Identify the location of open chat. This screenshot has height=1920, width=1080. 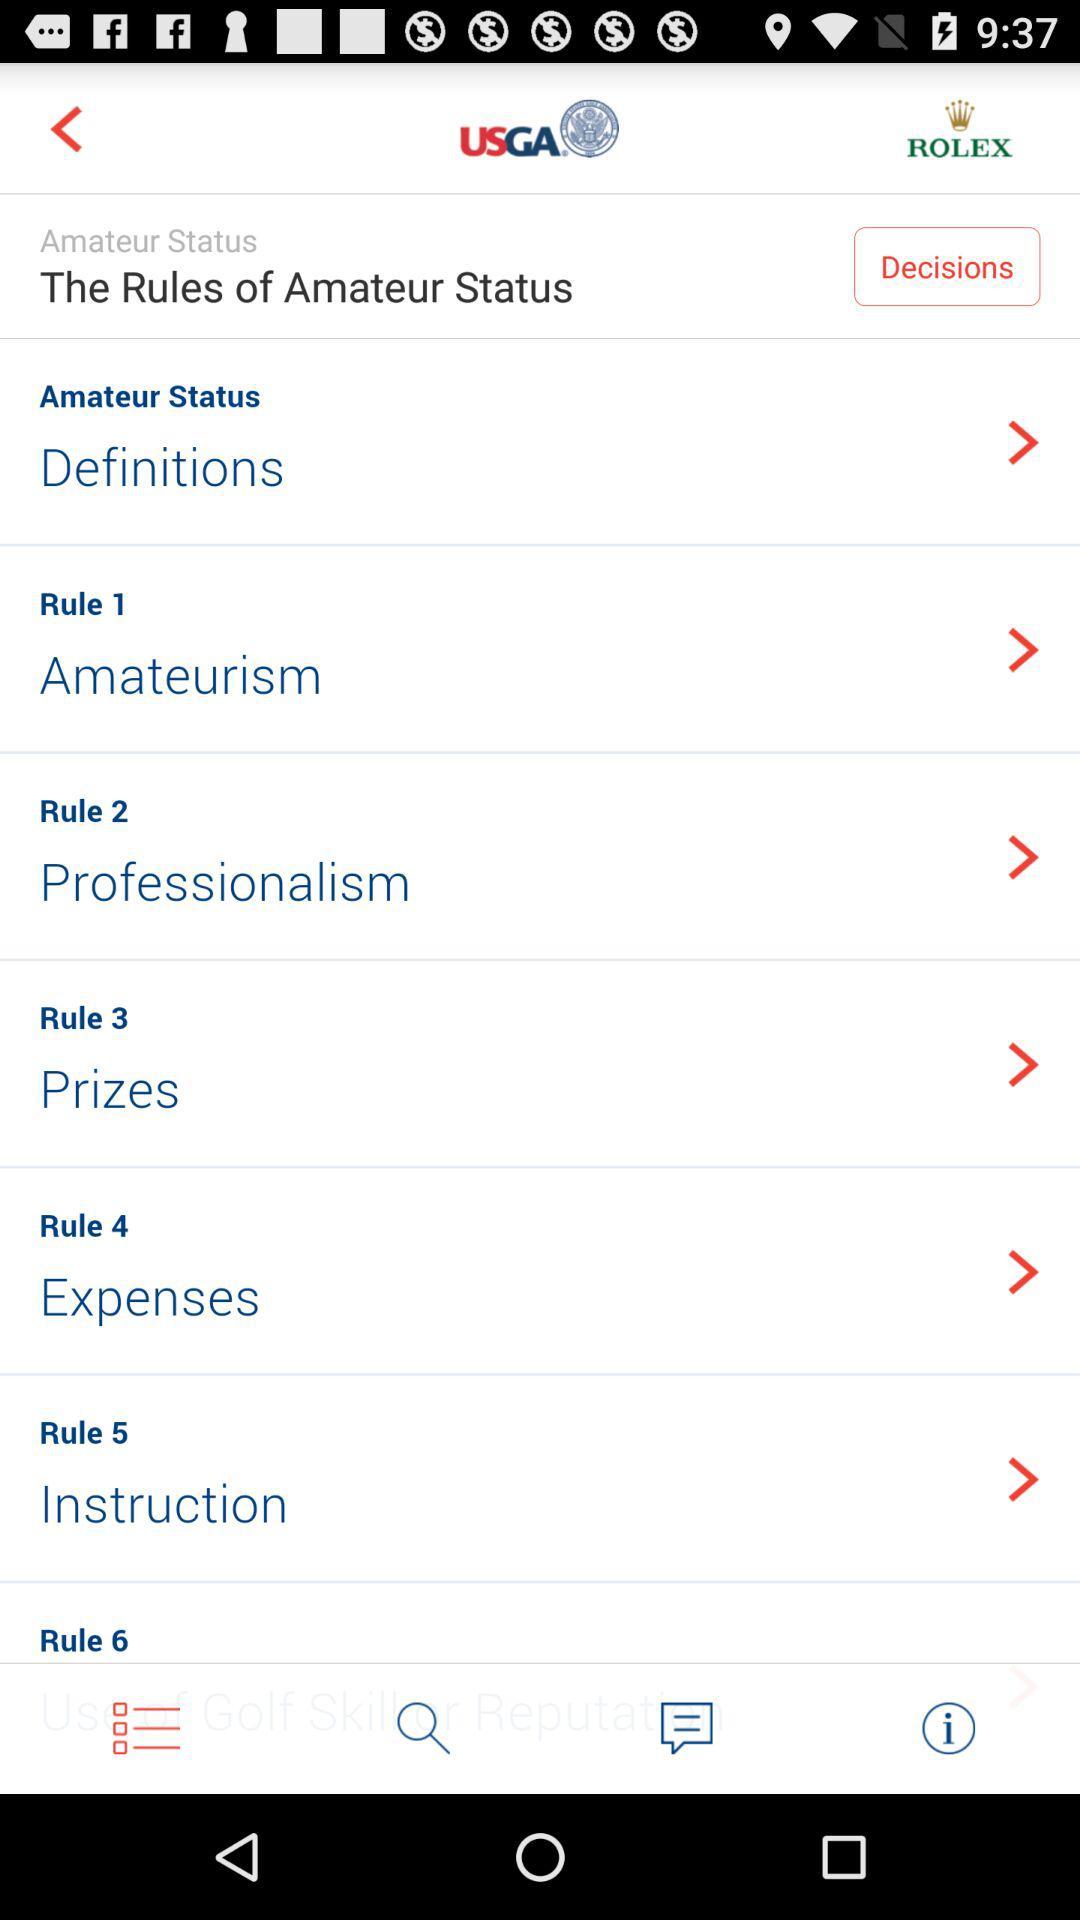
(685, 1727).